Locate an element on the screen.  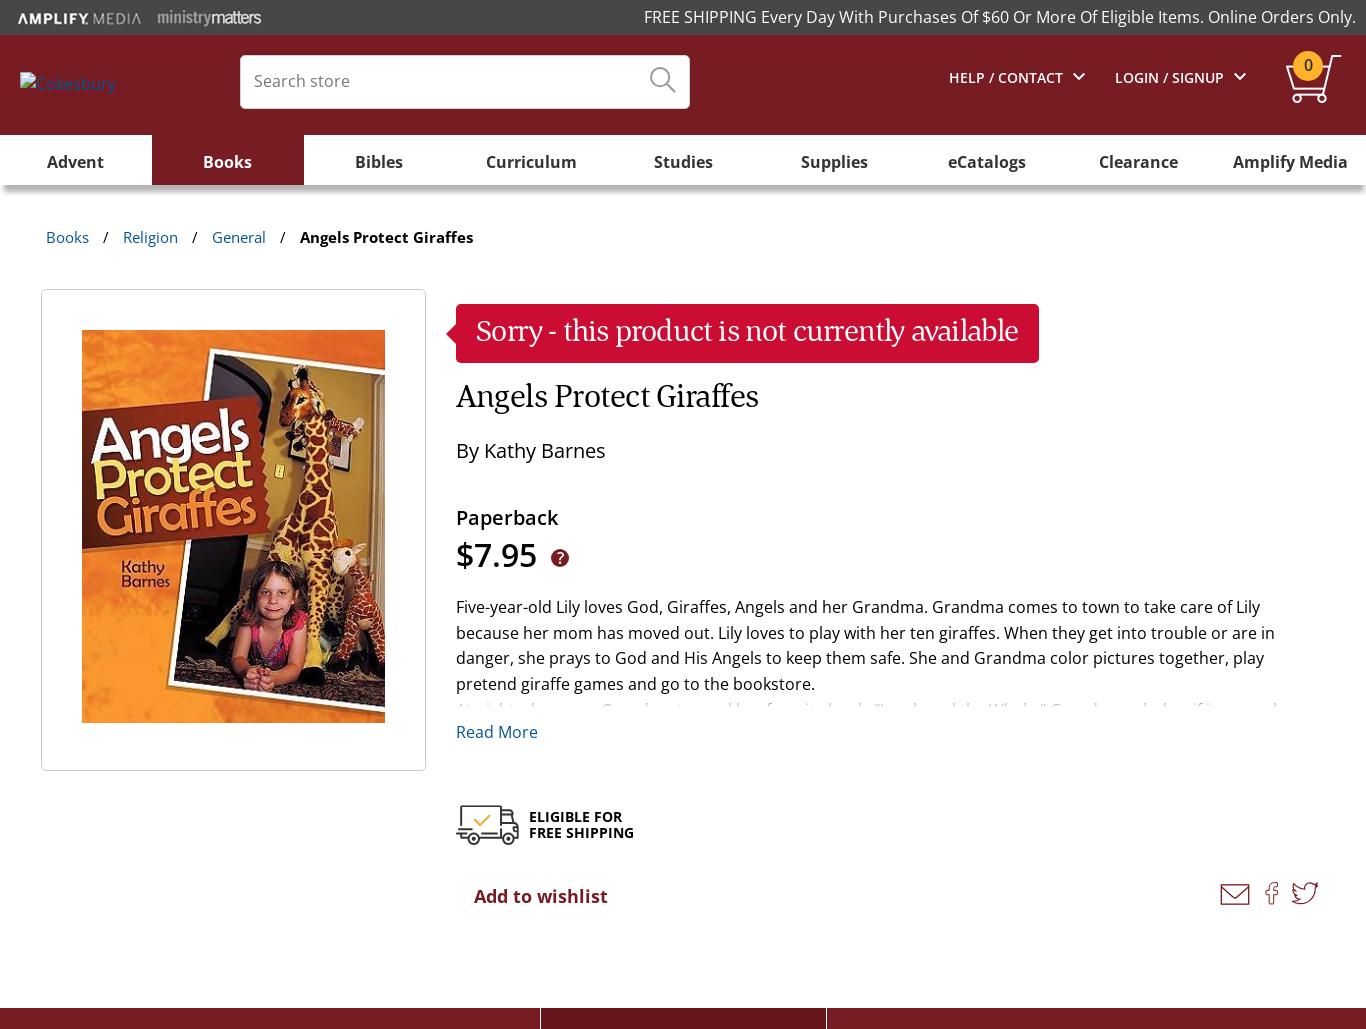
'Kathy also ran and taught a preschool program for handicapped children. She teaches Sunday School in her church. Her husband is a retired Methodist minister.' is located at coordinates (862, 900).